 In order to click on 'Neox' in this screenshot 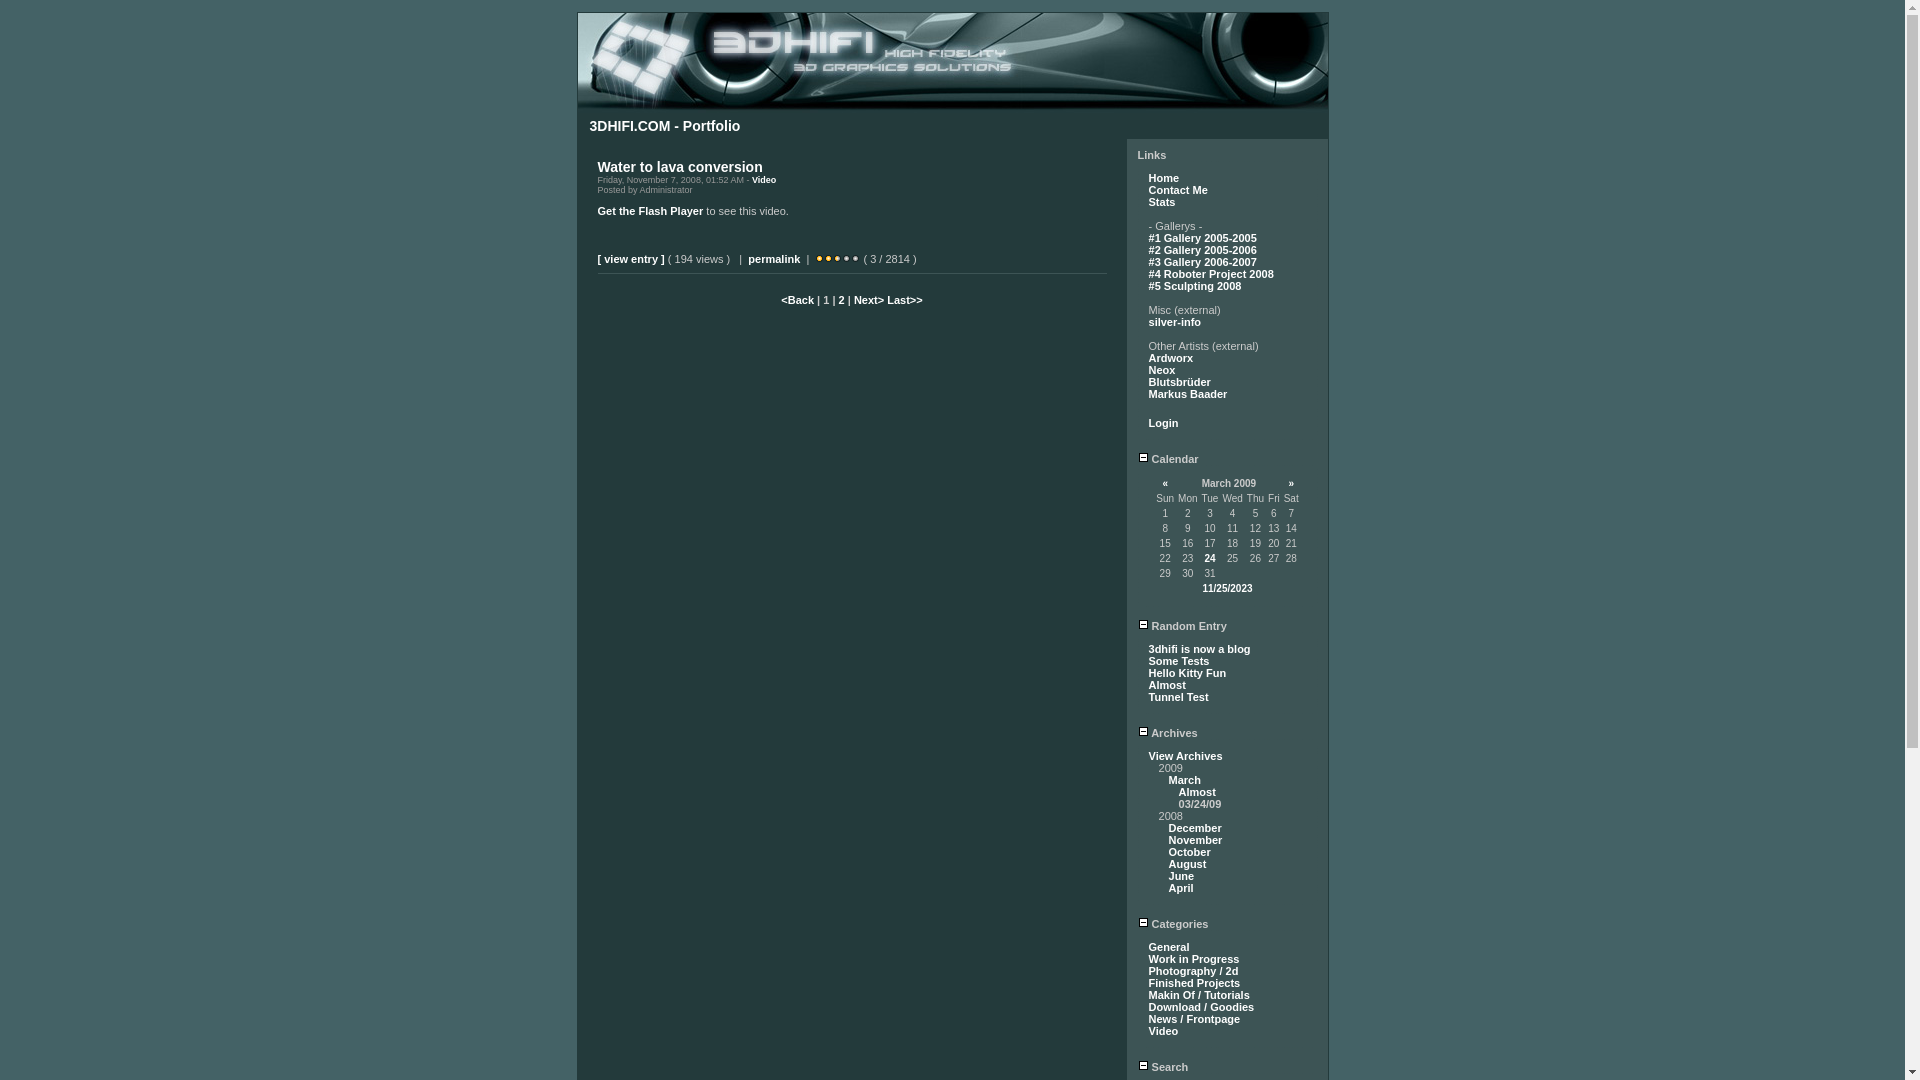, I will do `click(1162, 370)`.